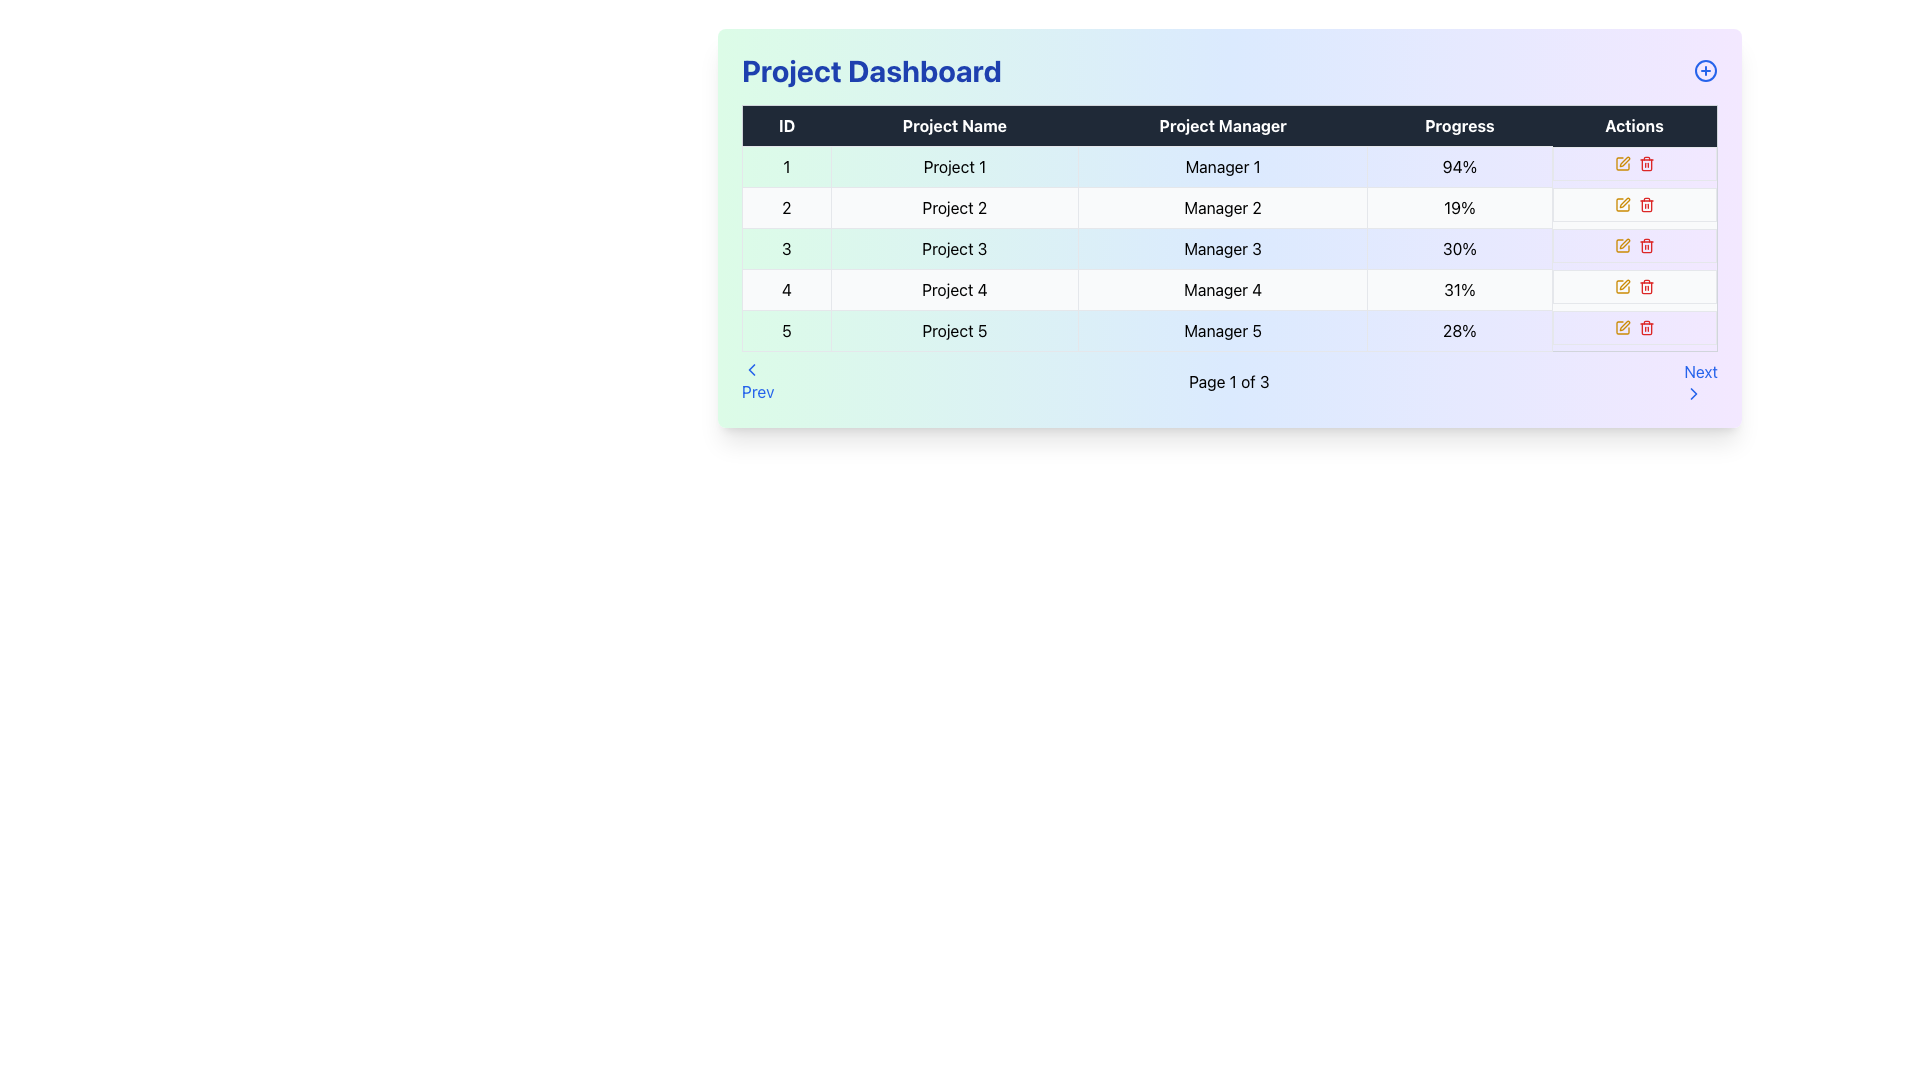 The width and height of the screenshot is (1920, 1080). I want to click on the action group icons in the 'Actions' column of the fourth row of the data table, which includes a yellow pencil and a red trash can for editing and deleting functionalities, respectively, so click(1634, 286).